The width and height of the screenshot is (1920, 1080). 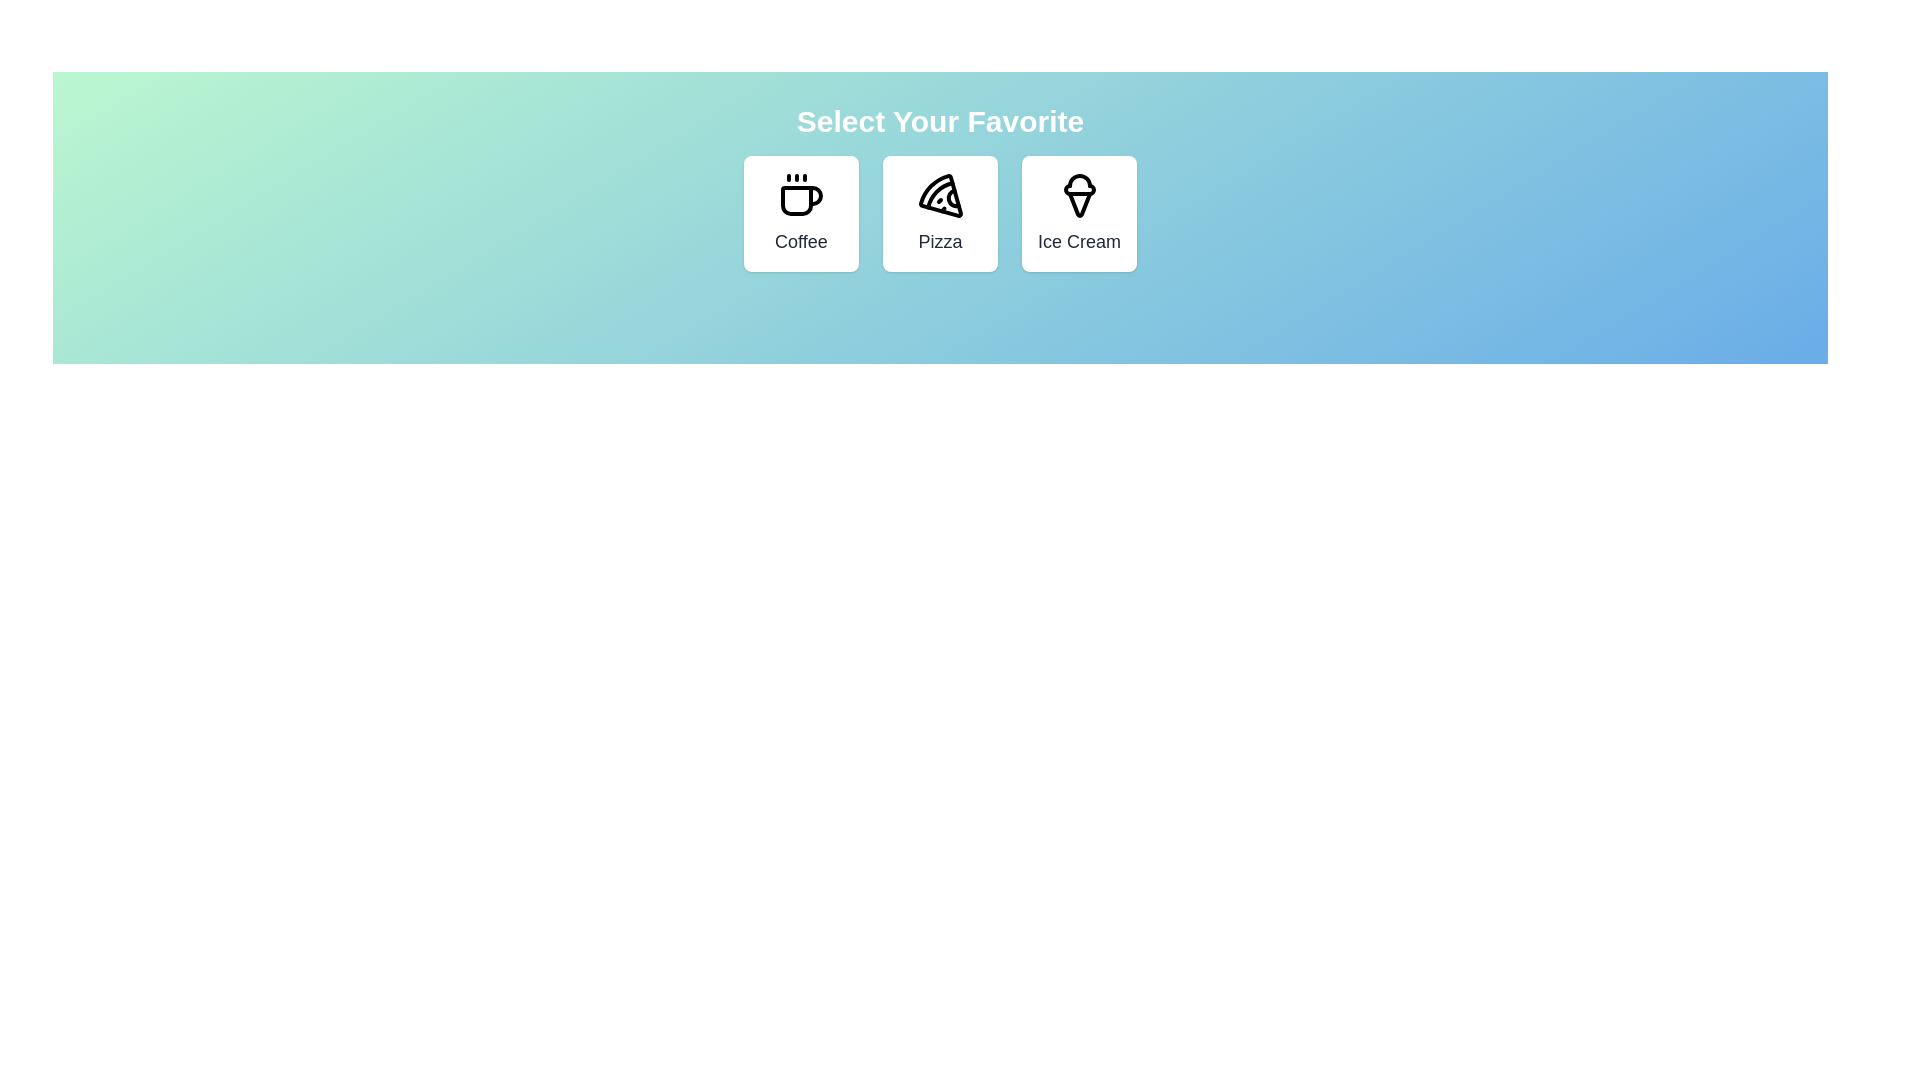 What do you see at coordinates (801, 241) in the screenshot?
I see `the Text label that describes the coffee card, located below the coffee cup icon in the first card of the 'Select Your Favorite' section` at bounding box center [801, 241].